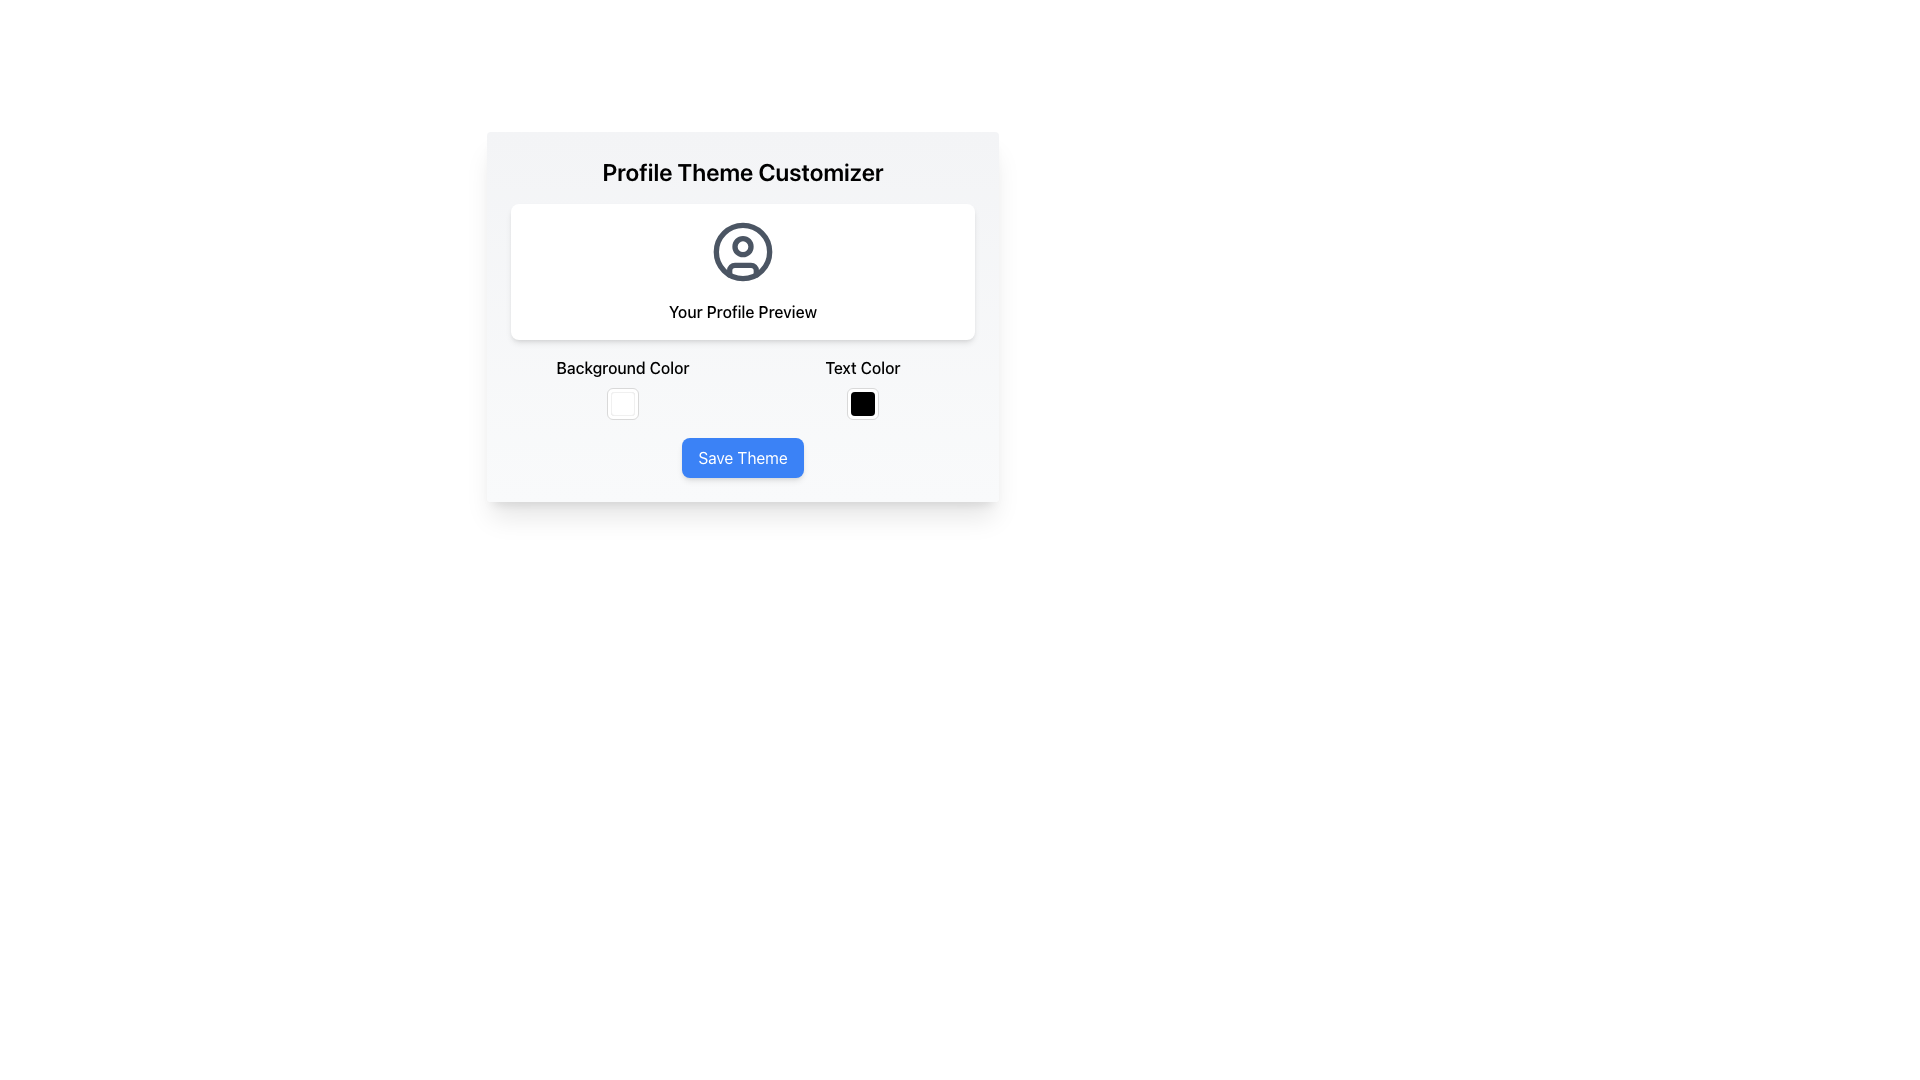 This screenshot has height=1080, width=1920. What do you see at coordinates (863, 389) in the screenshot?
I see `the color preview block indicating the selected 'Text Color'` at bounding box center [863, 389].